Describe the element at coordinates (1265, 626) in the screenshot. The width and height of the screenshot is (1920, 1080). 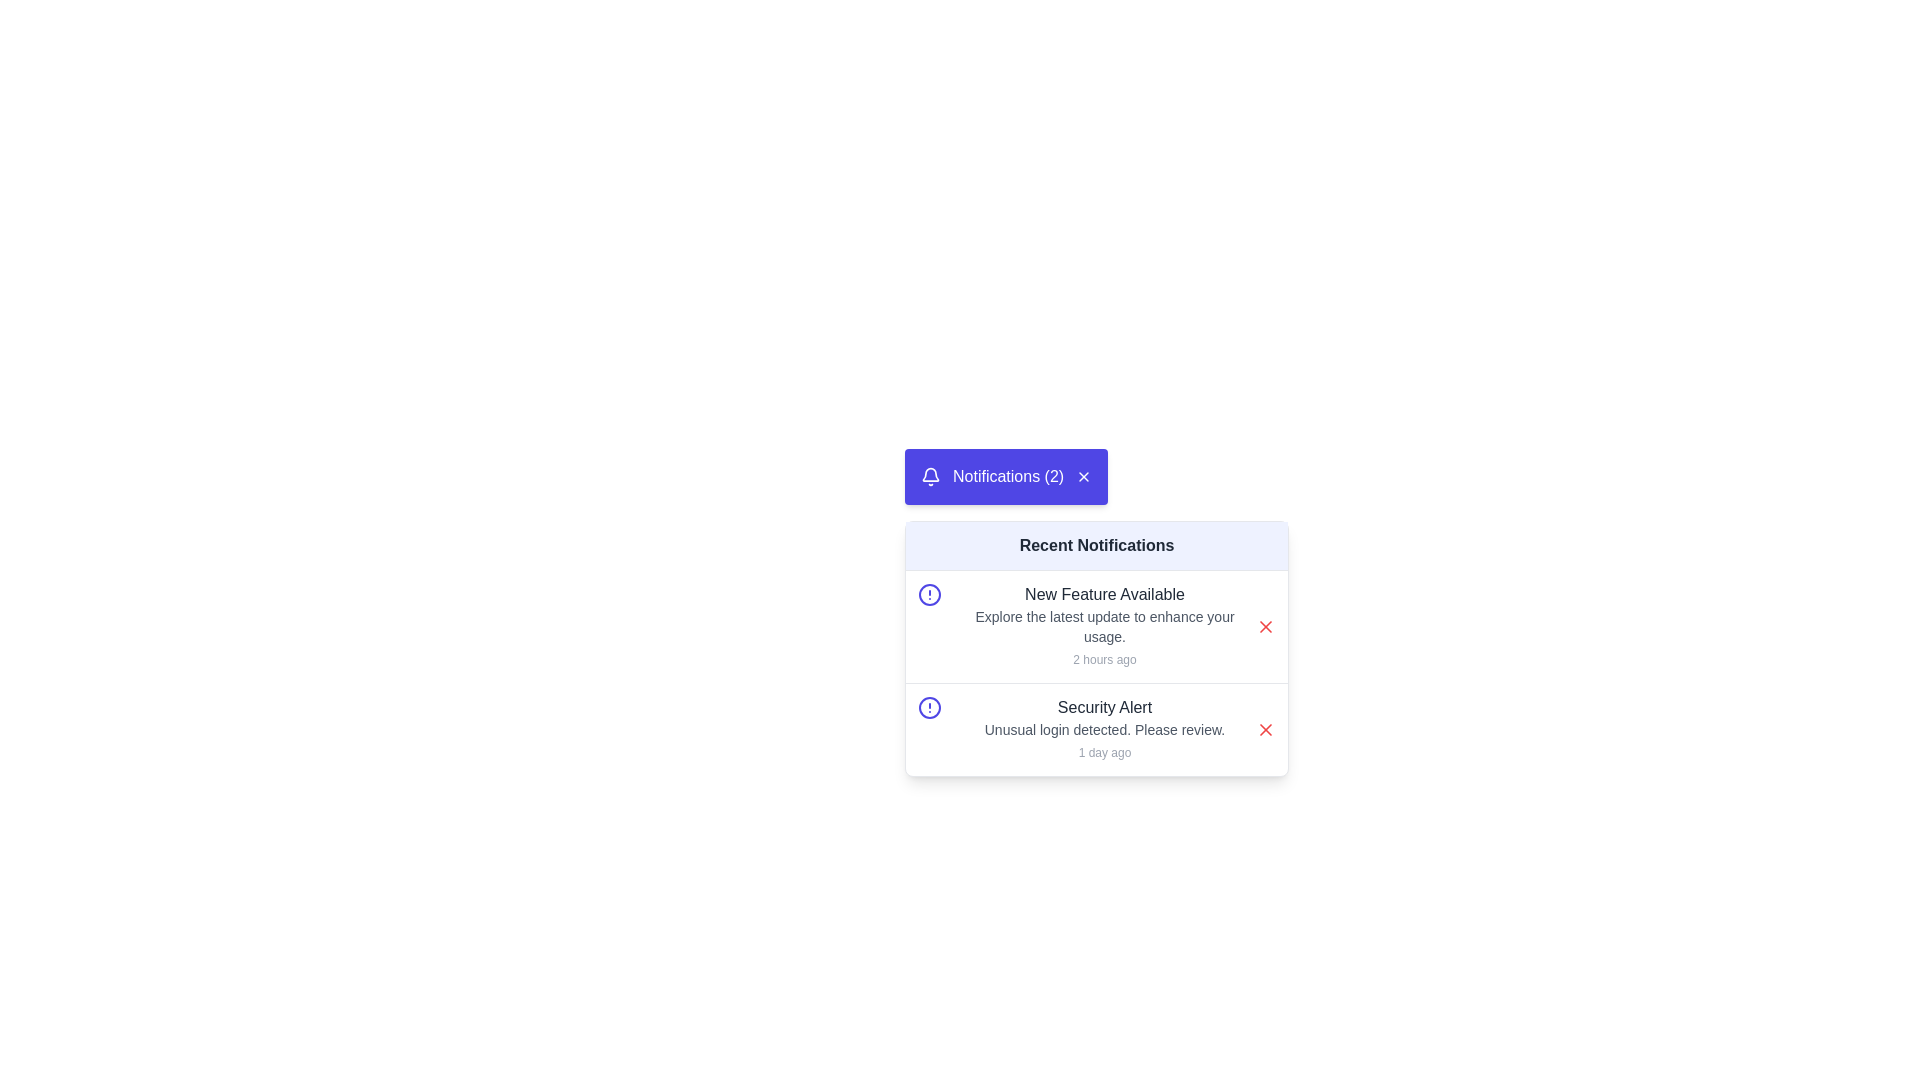
I see `the dismiss button located on the right-hand side of the top notification in the list` at that location.